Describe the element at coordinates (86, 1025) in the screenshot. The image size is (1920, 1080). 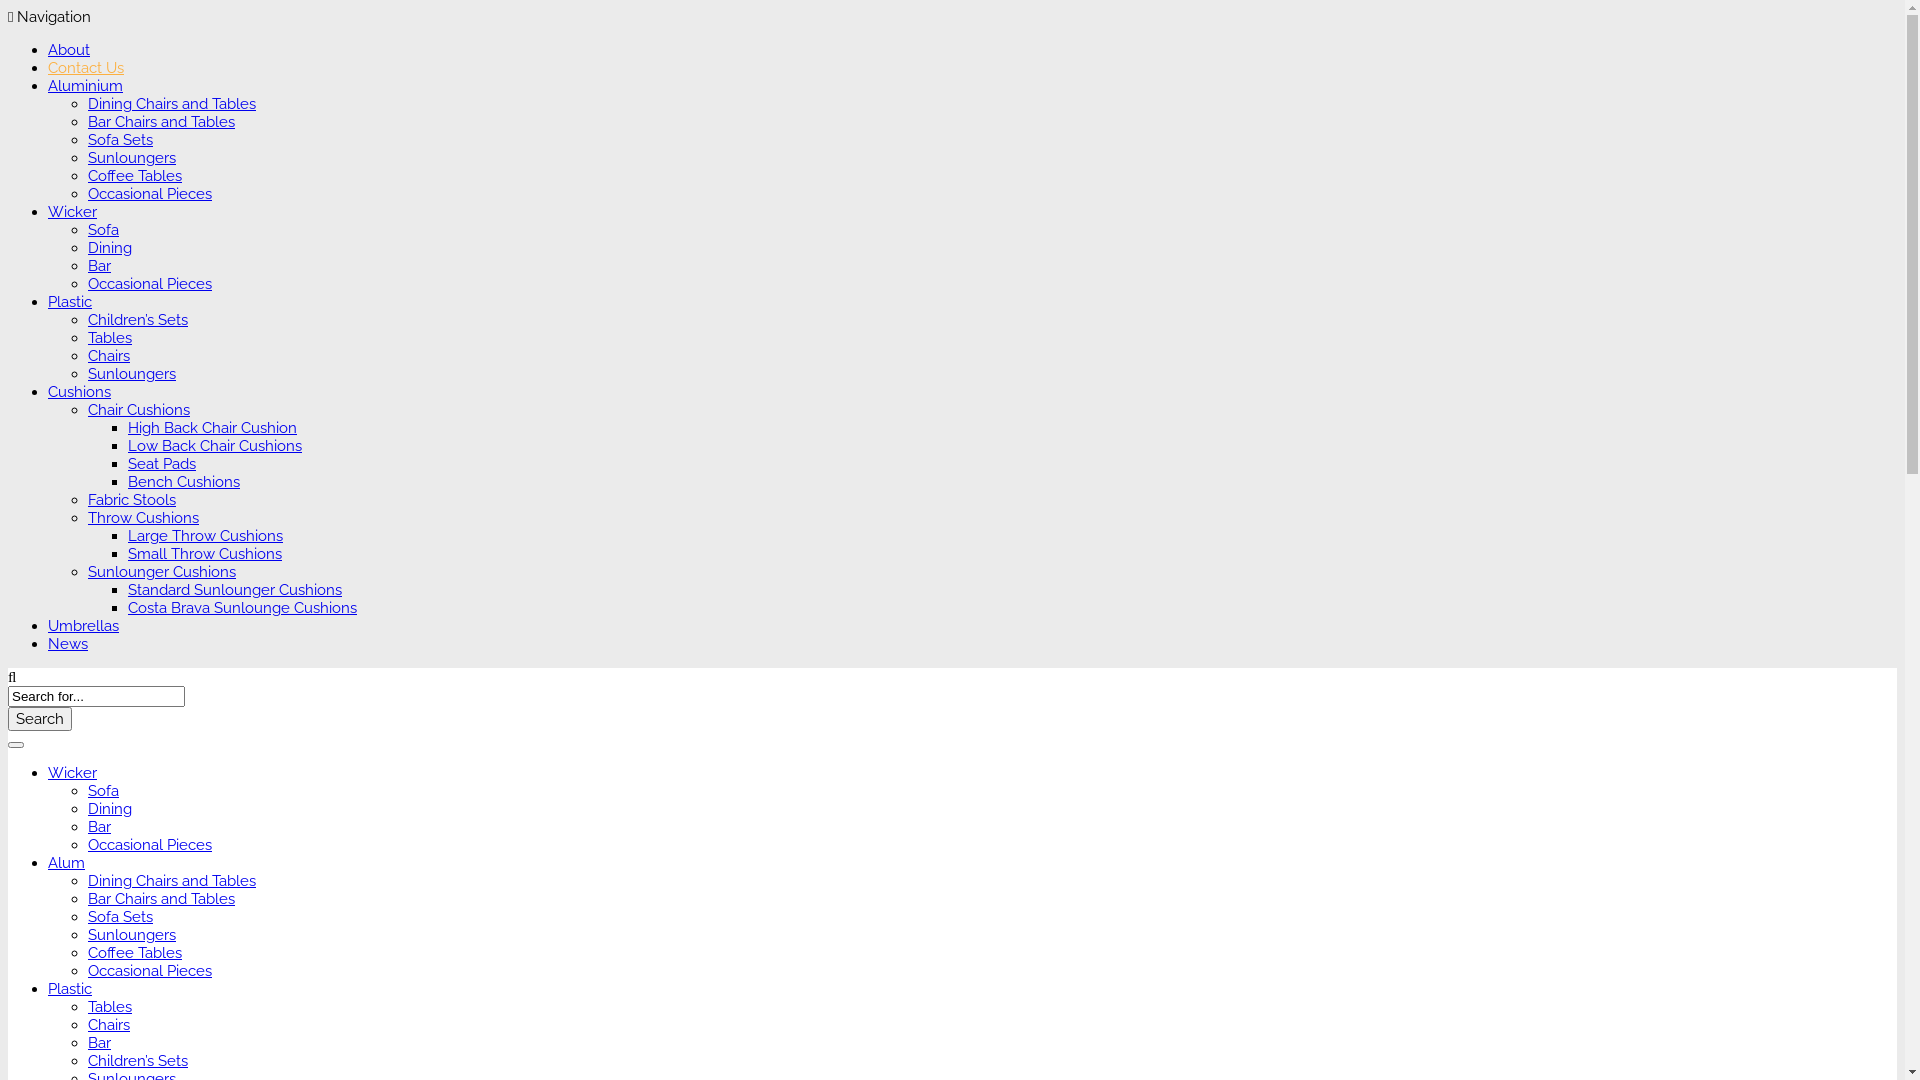
I see `'Chairs'` at that location.